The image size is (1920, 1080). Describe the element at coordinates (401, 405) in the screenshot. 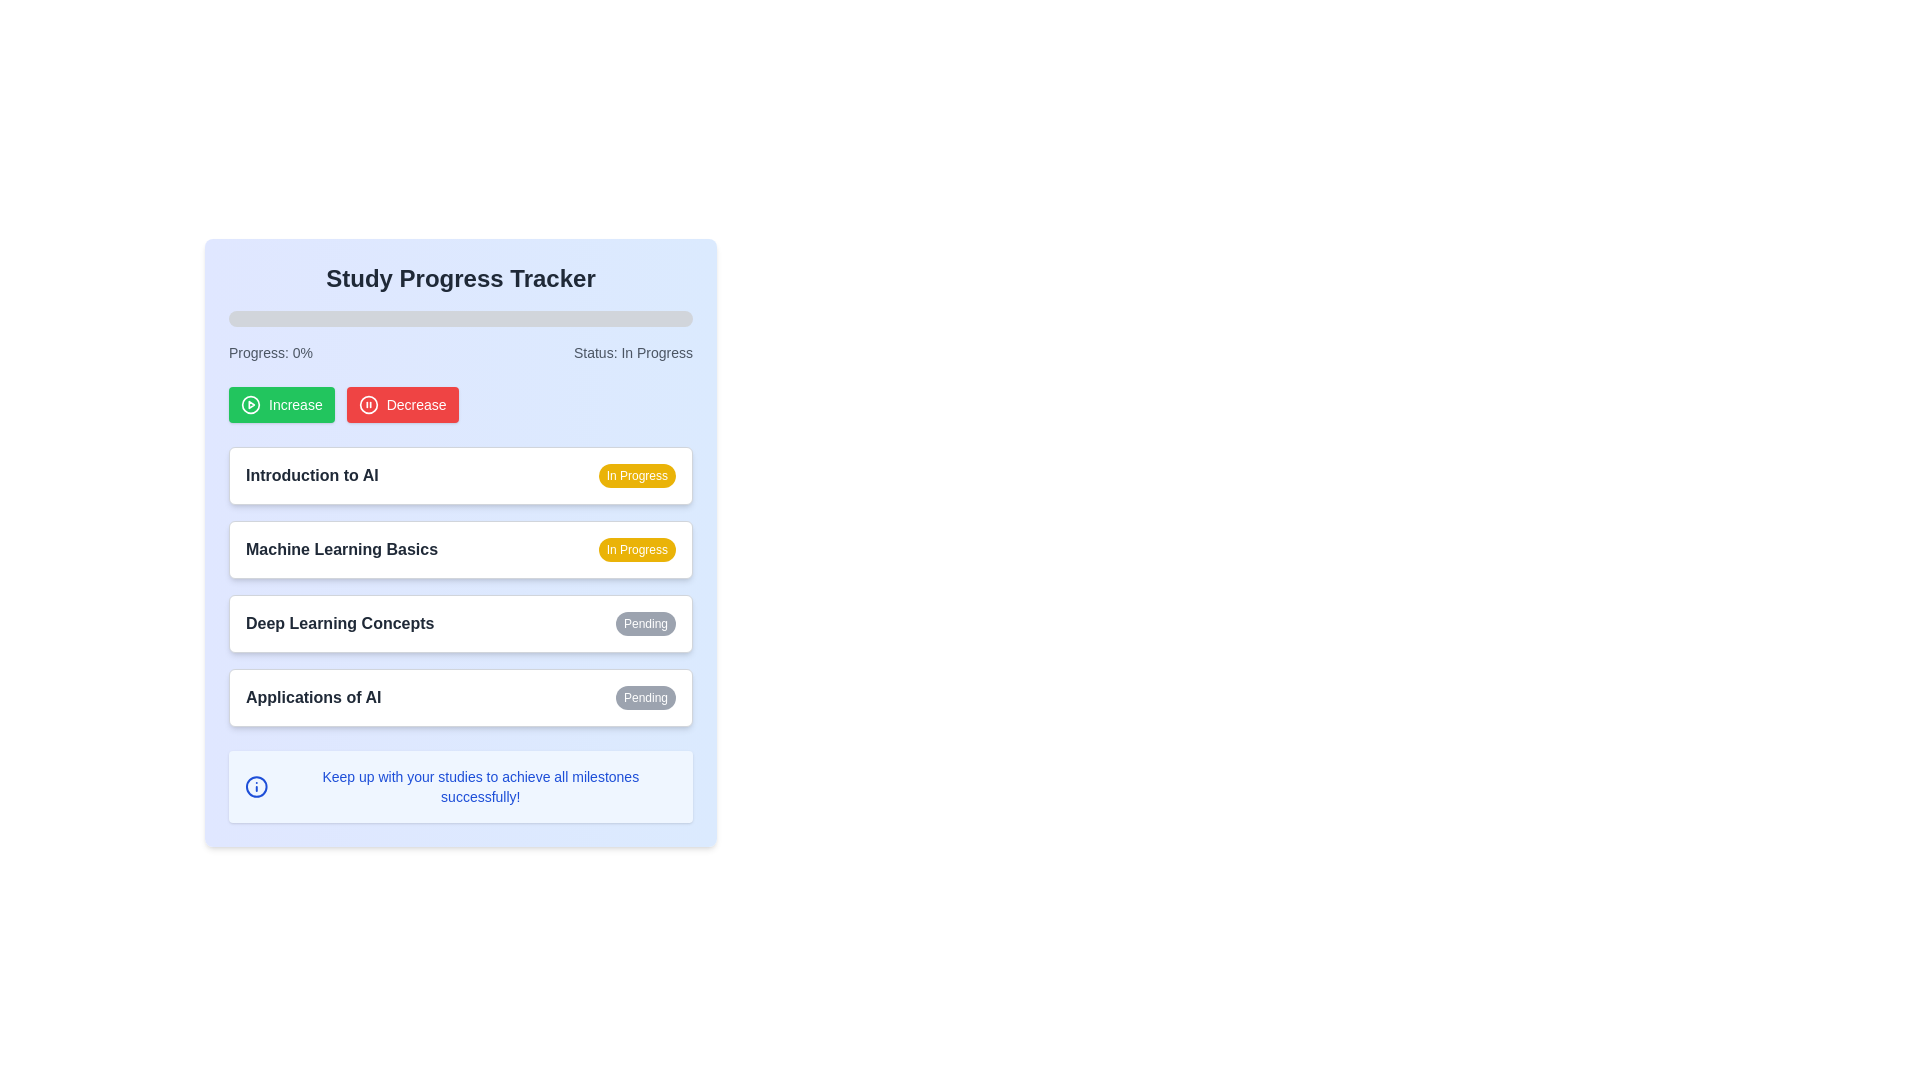

I see `the red 'Decrease' button with white text` at that location.